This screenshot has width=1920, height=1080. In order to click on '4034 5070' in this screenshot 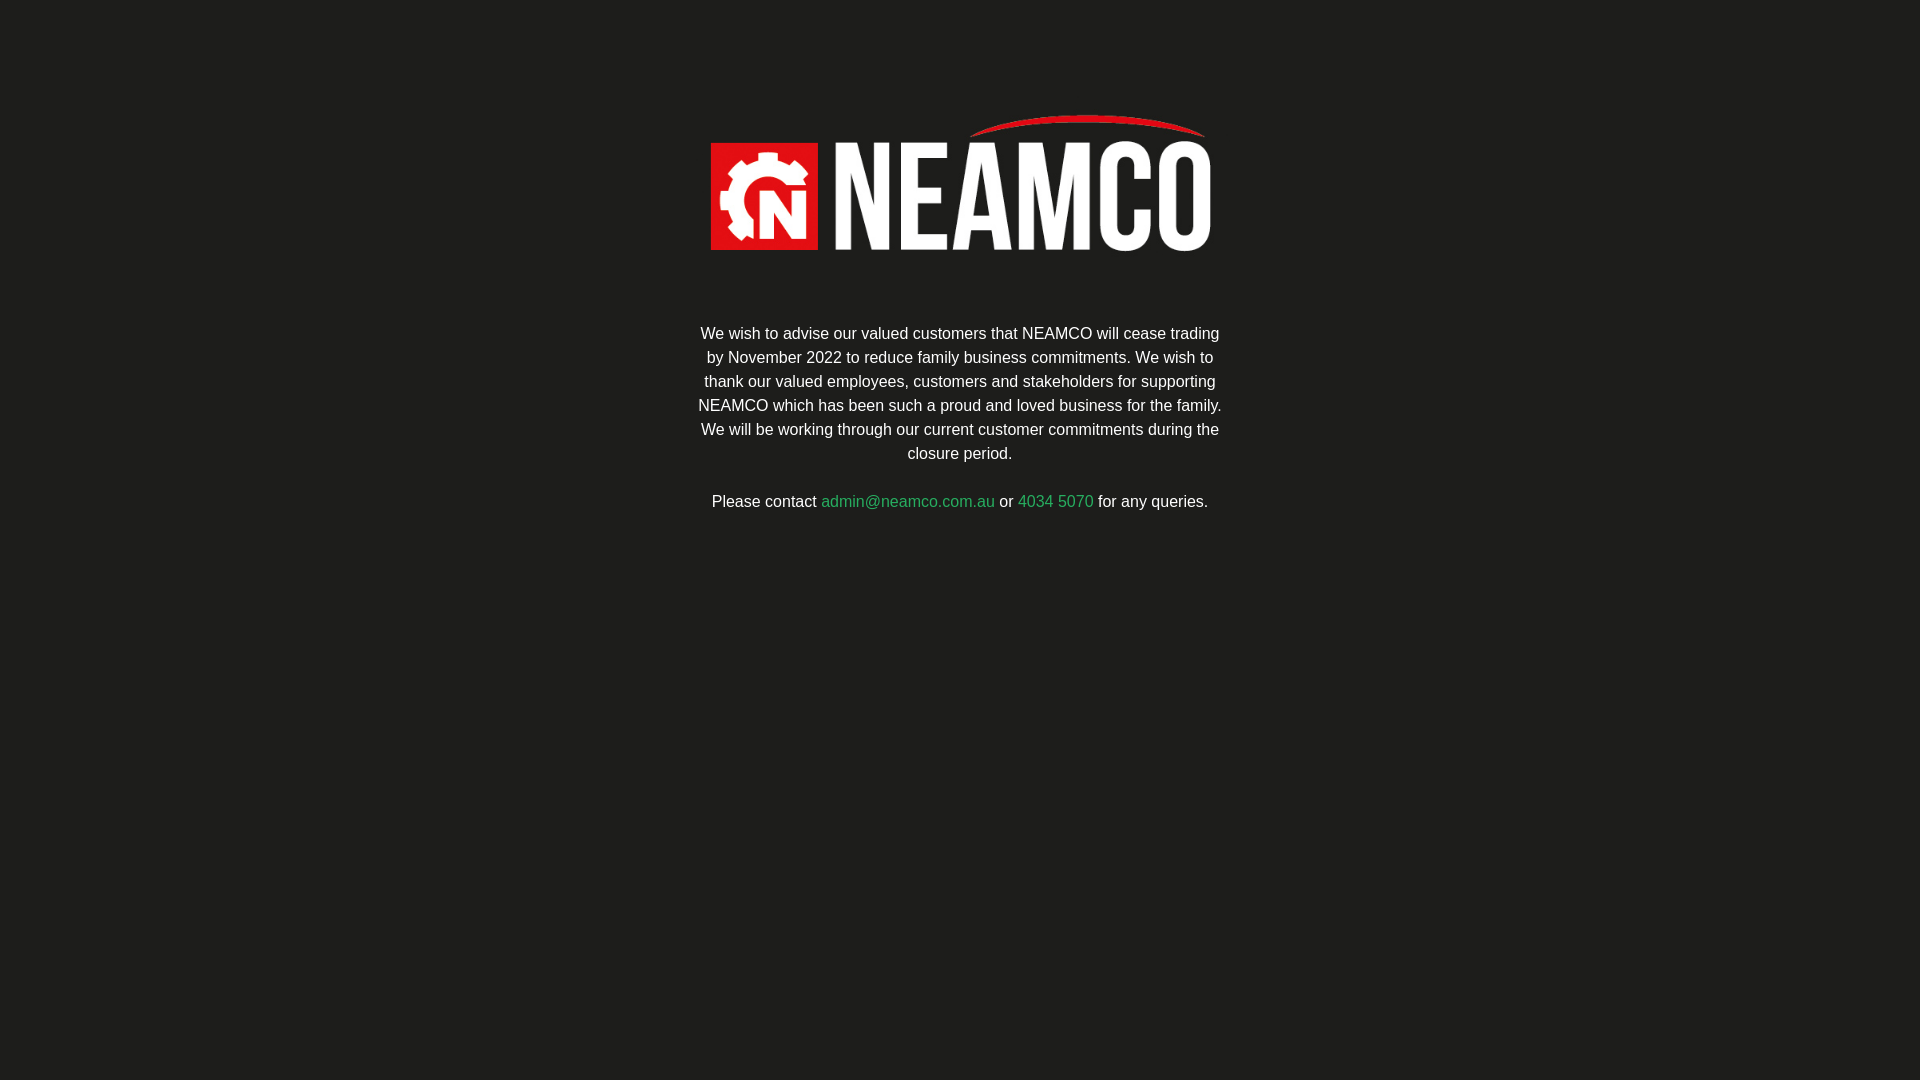, I will do `click(1055, 500)`.